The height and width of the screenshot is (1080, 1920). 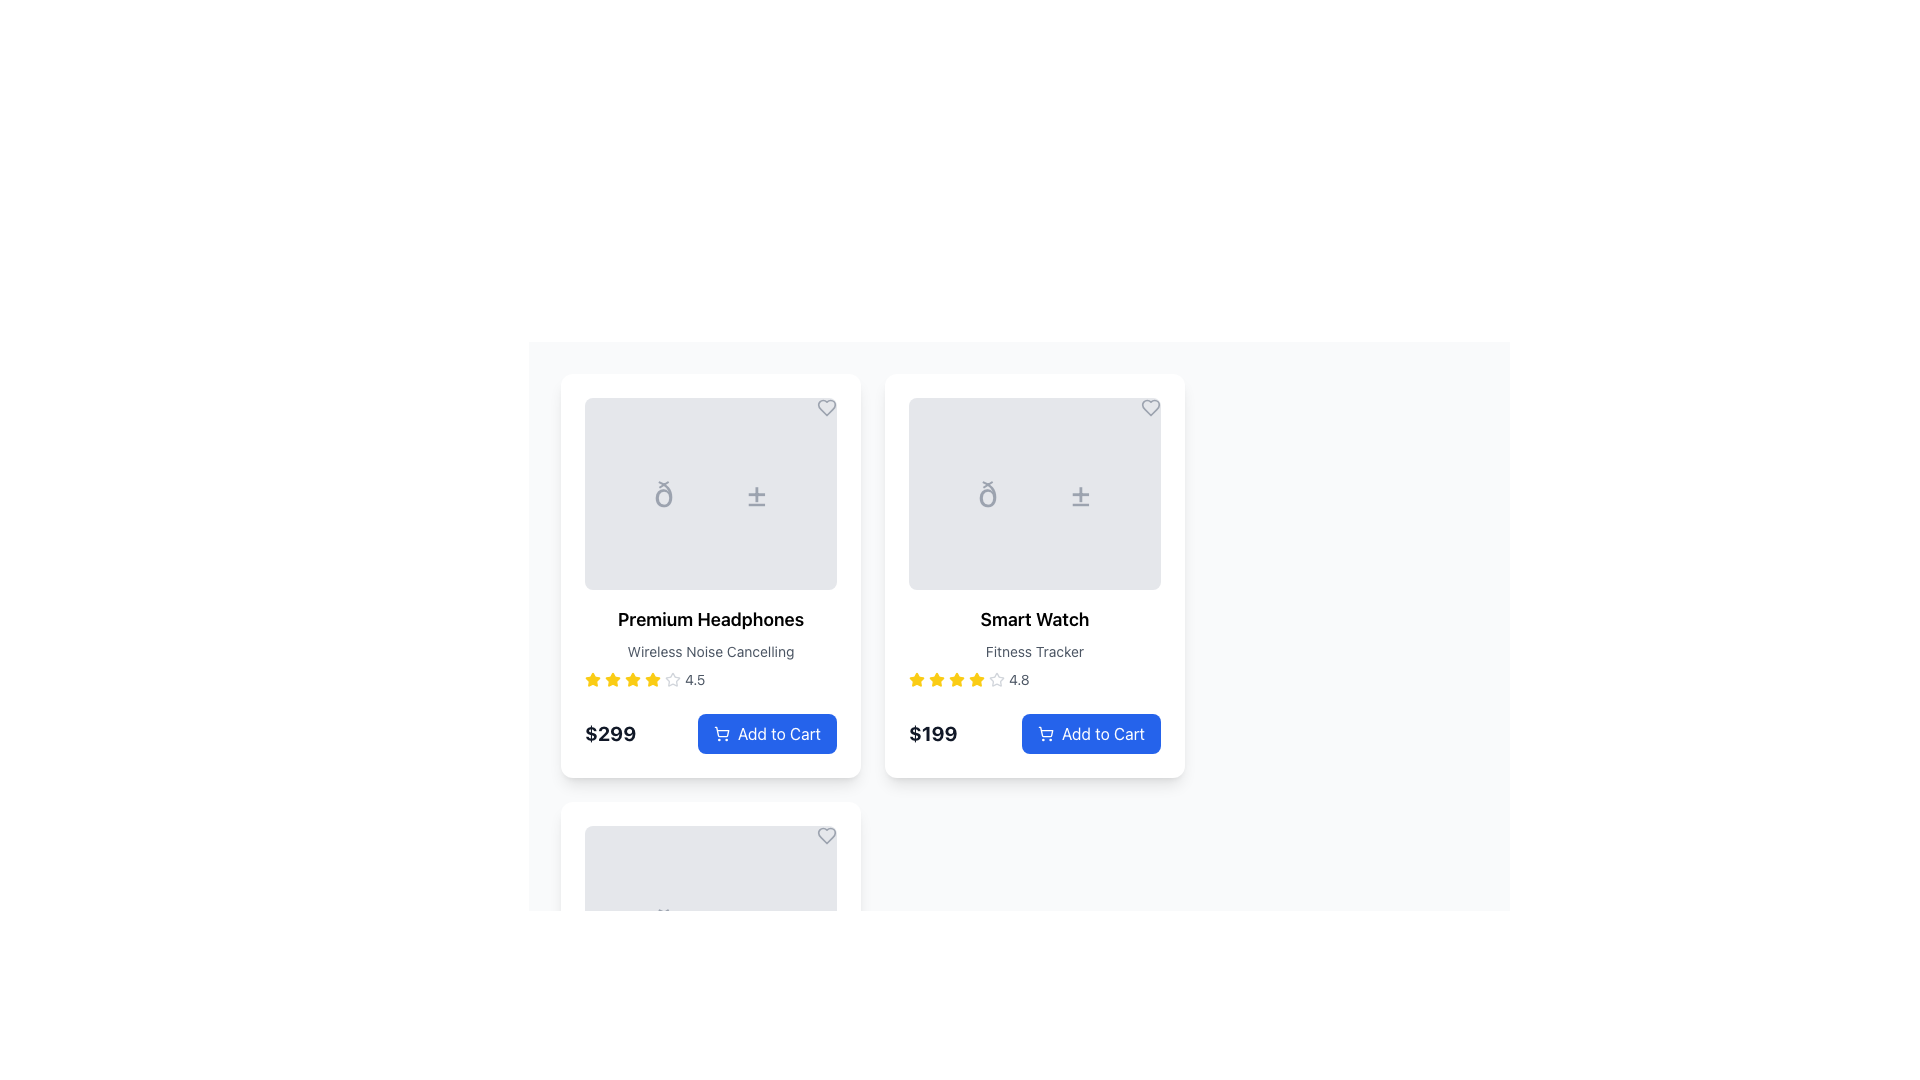 I want to click on the favorite button icon located in the top-right corner of the 'Smart Watch' product card to mark it as a favorite, so click(x=1151, y=407).